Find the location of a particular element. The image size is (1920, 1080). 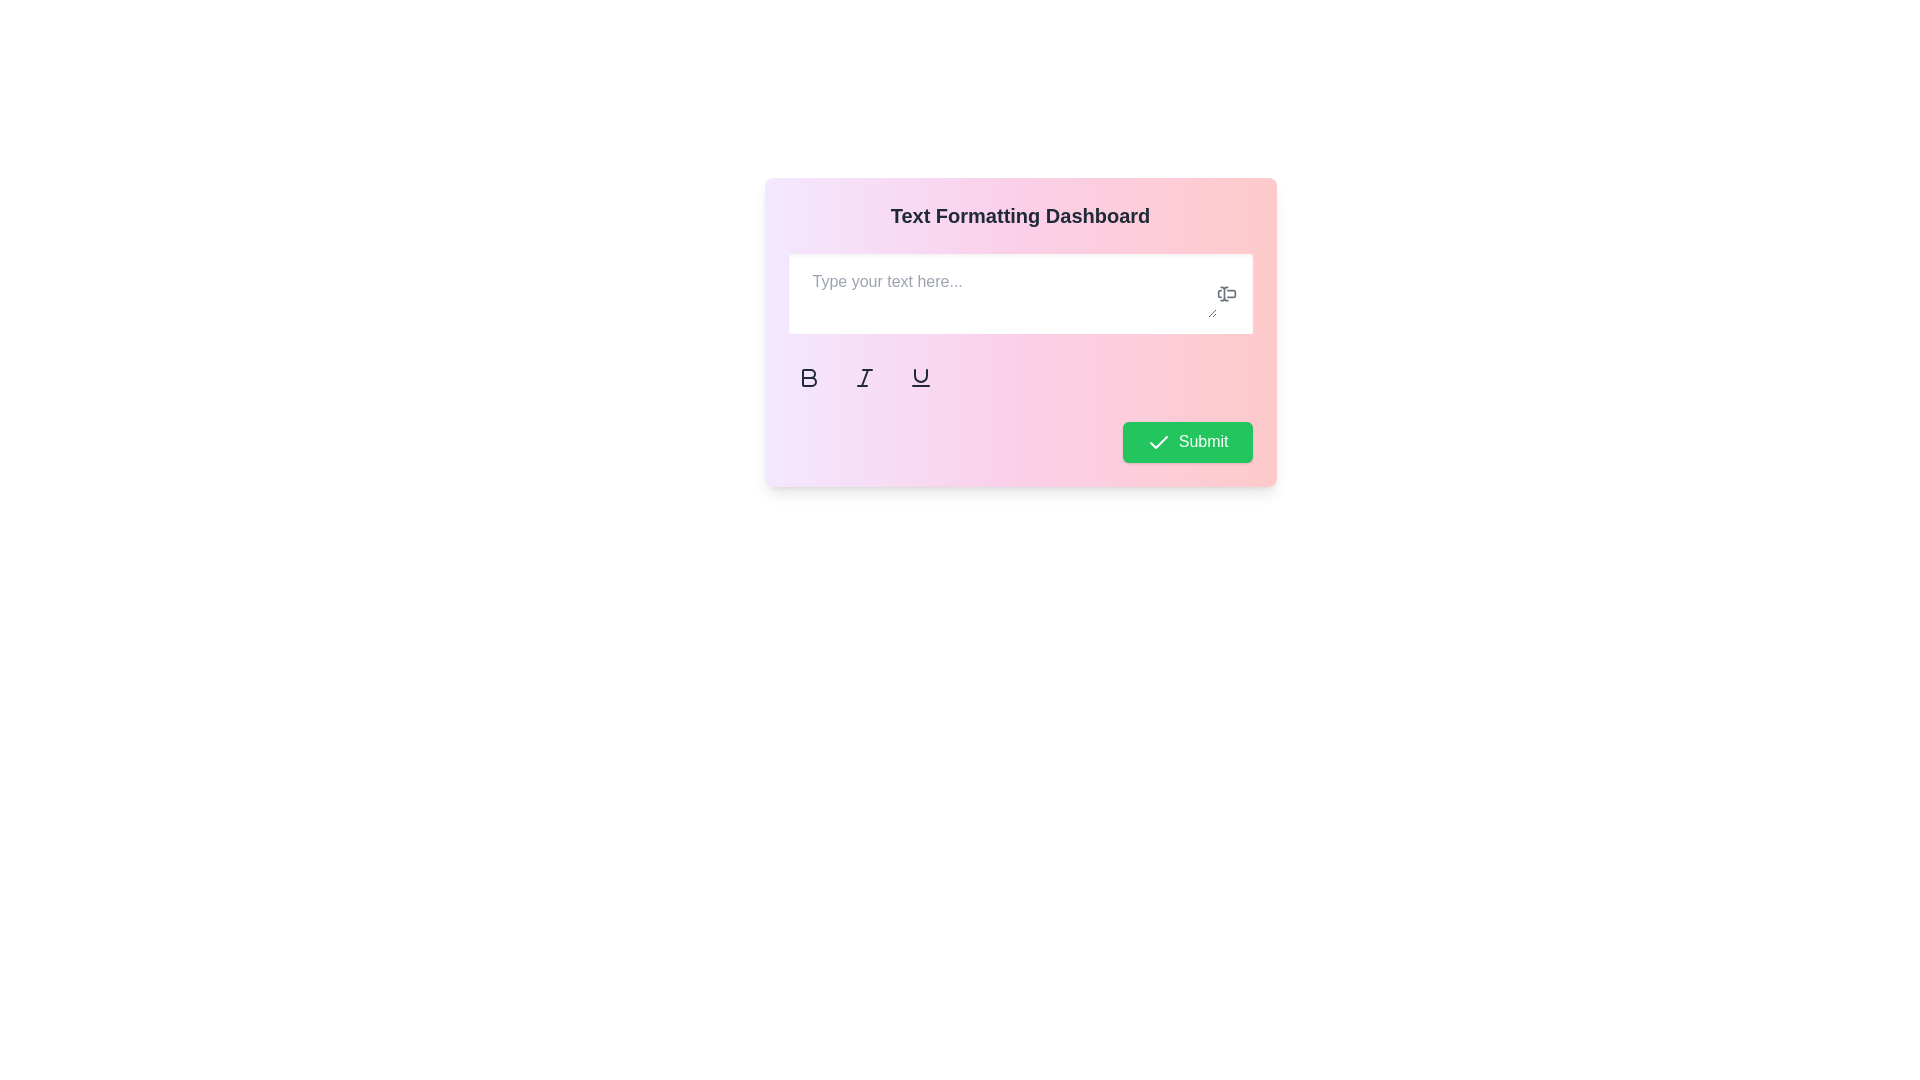

the 'Submit' button containing the small check-mark icon, which is located in the left portion of the button on the lower right of the 'Text Formatting Dashboard.' is located at coordinates (1158, 441).